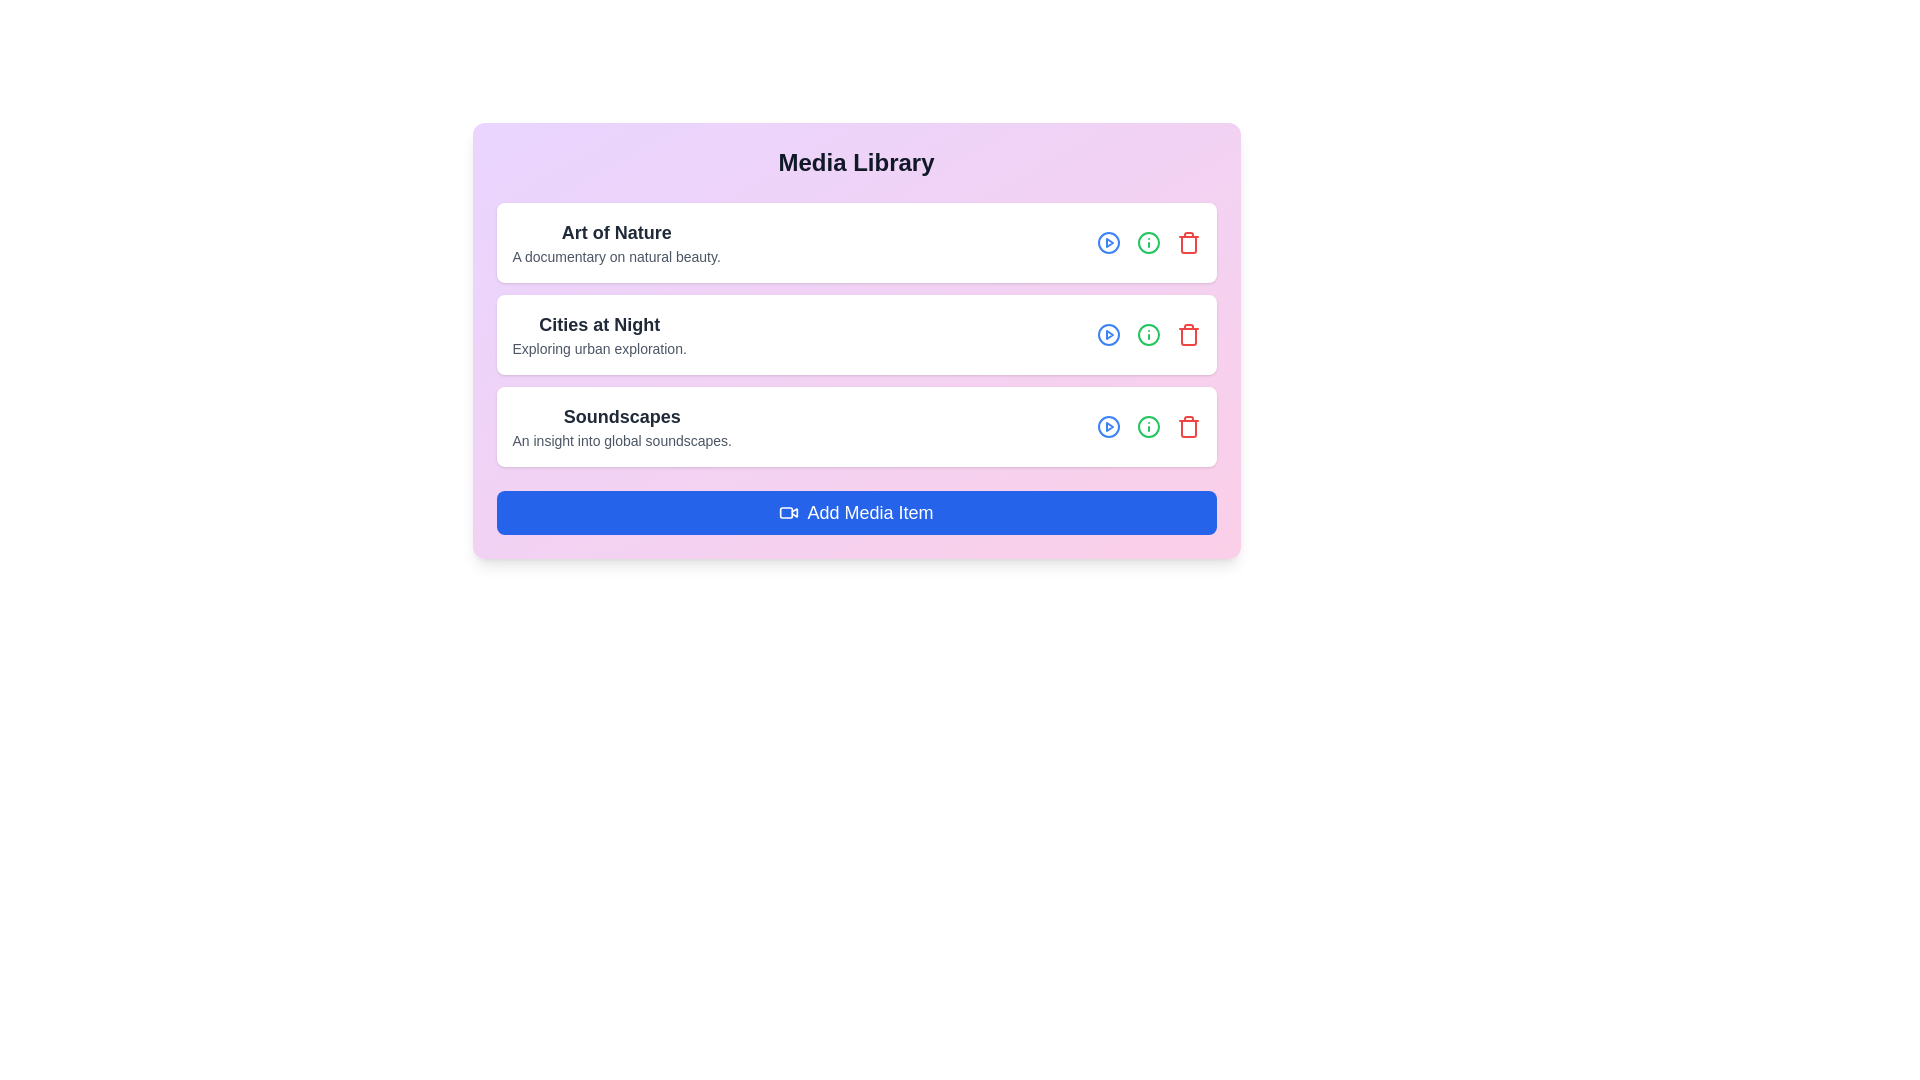 This screenshot has height=1080, width=1920. What do you see at coordinates (621, 426) in the screenshot?
I see `the text of the media item Soundscapes` at bounding box center [621, 426].